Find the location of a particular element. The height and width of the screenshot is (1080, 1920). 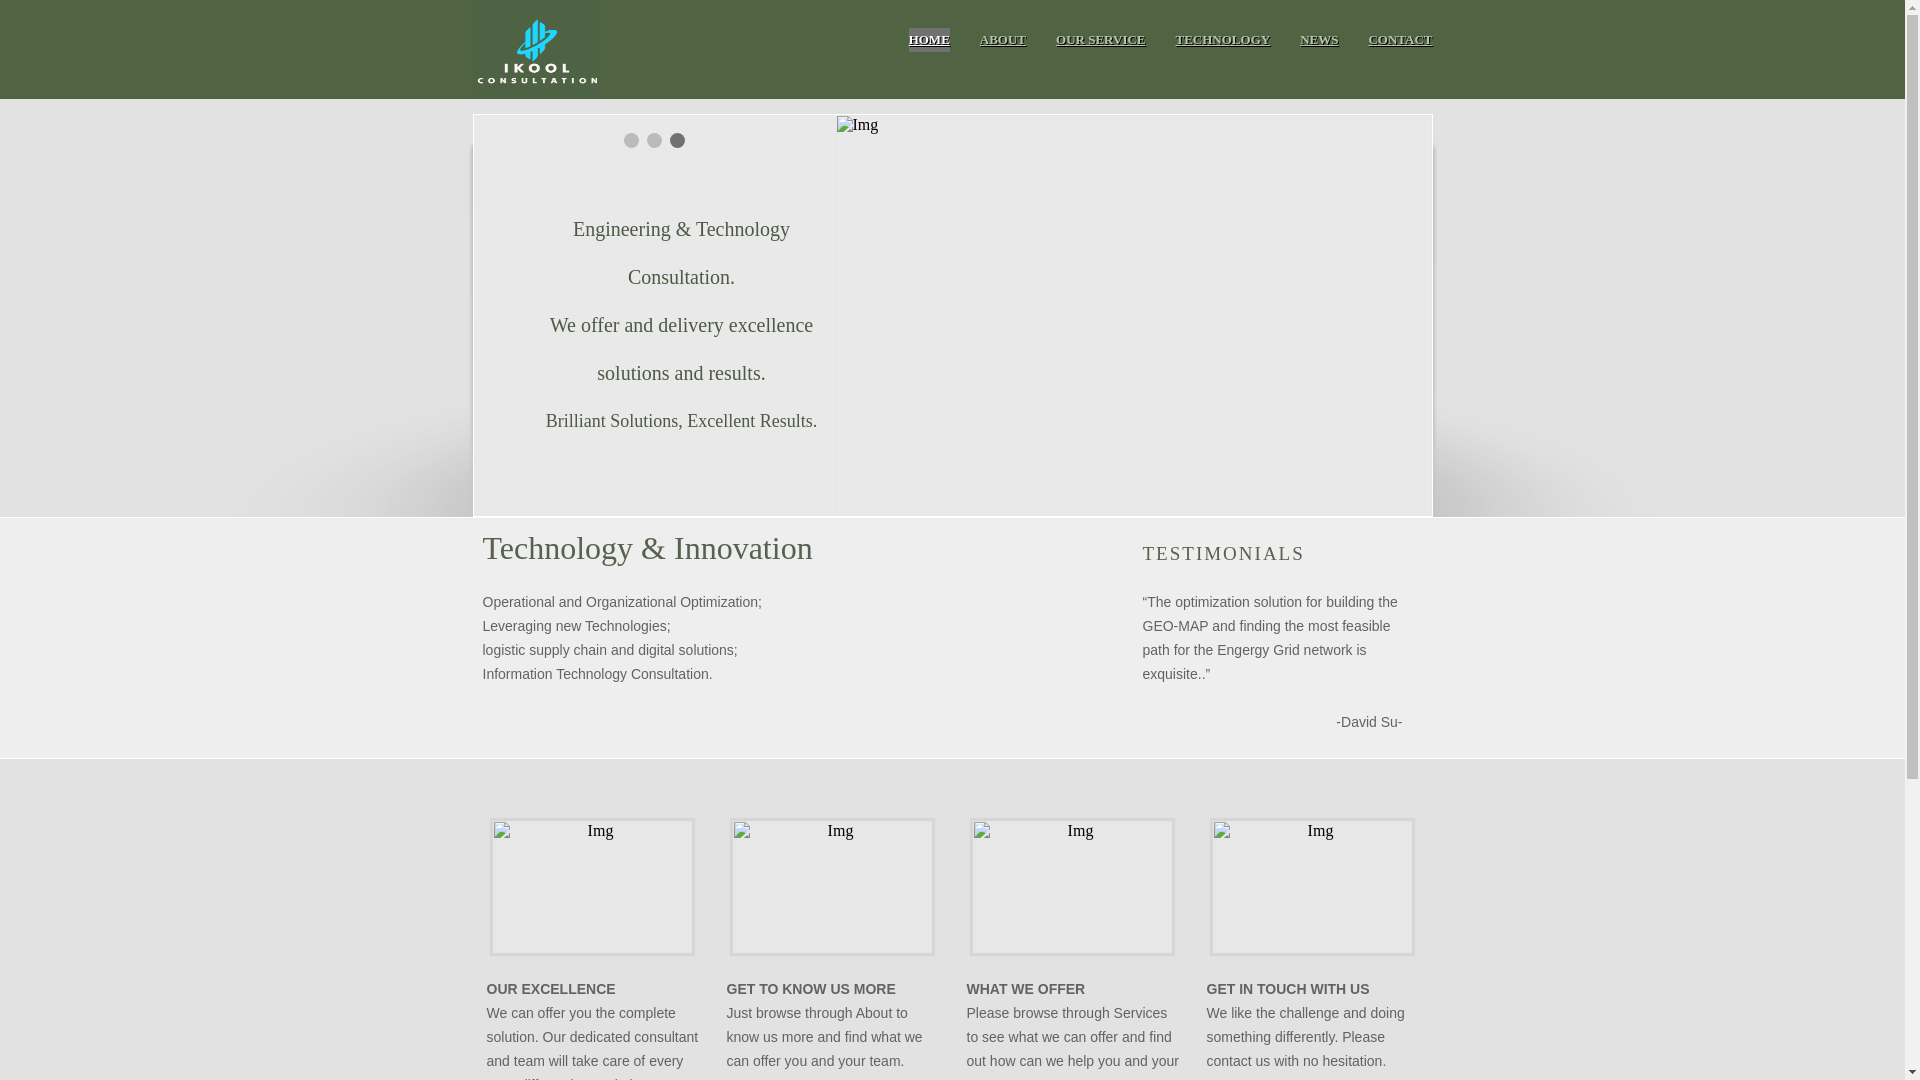

'TECHNOLOGY' is located at coordinates (1222, 39).